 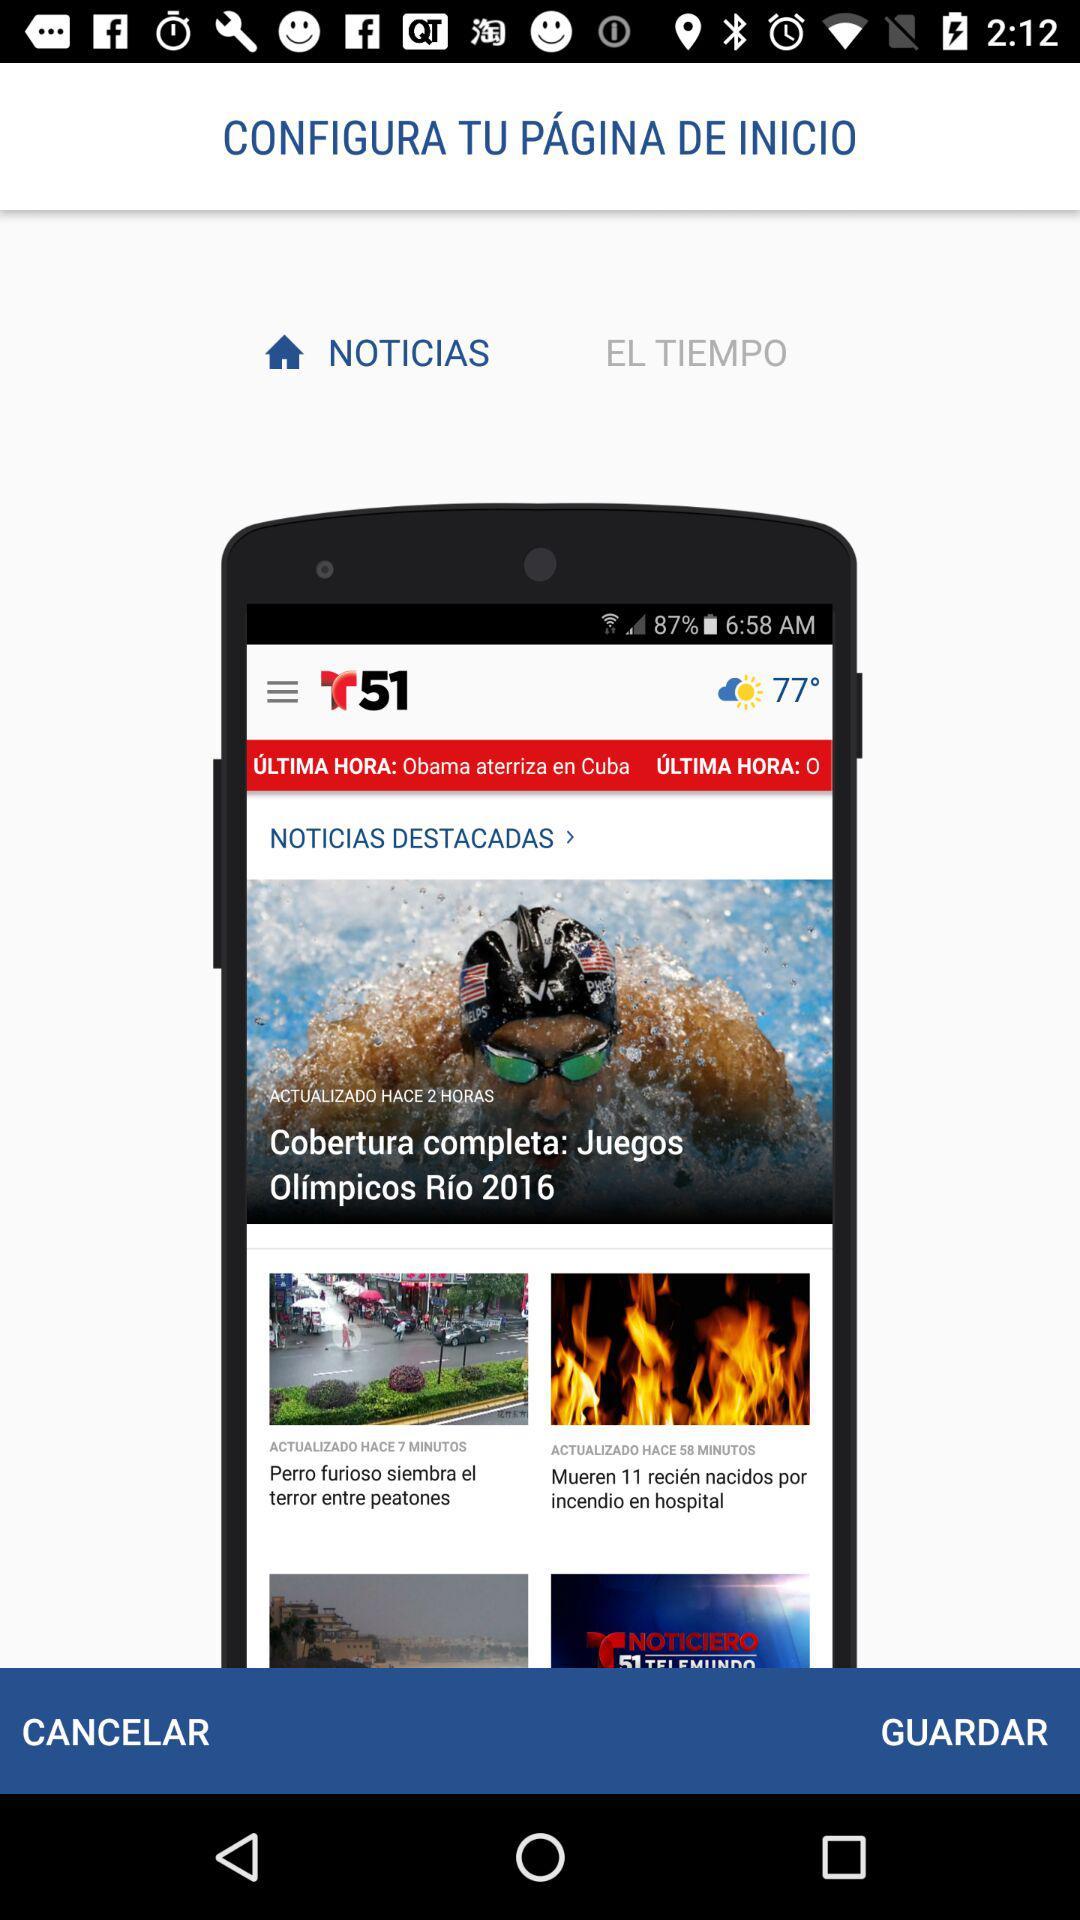 What do you see at coordinates (963, 1730) in the screenshot?
I see `the icon below el tiempo item` at bounding box center [963, 1730].